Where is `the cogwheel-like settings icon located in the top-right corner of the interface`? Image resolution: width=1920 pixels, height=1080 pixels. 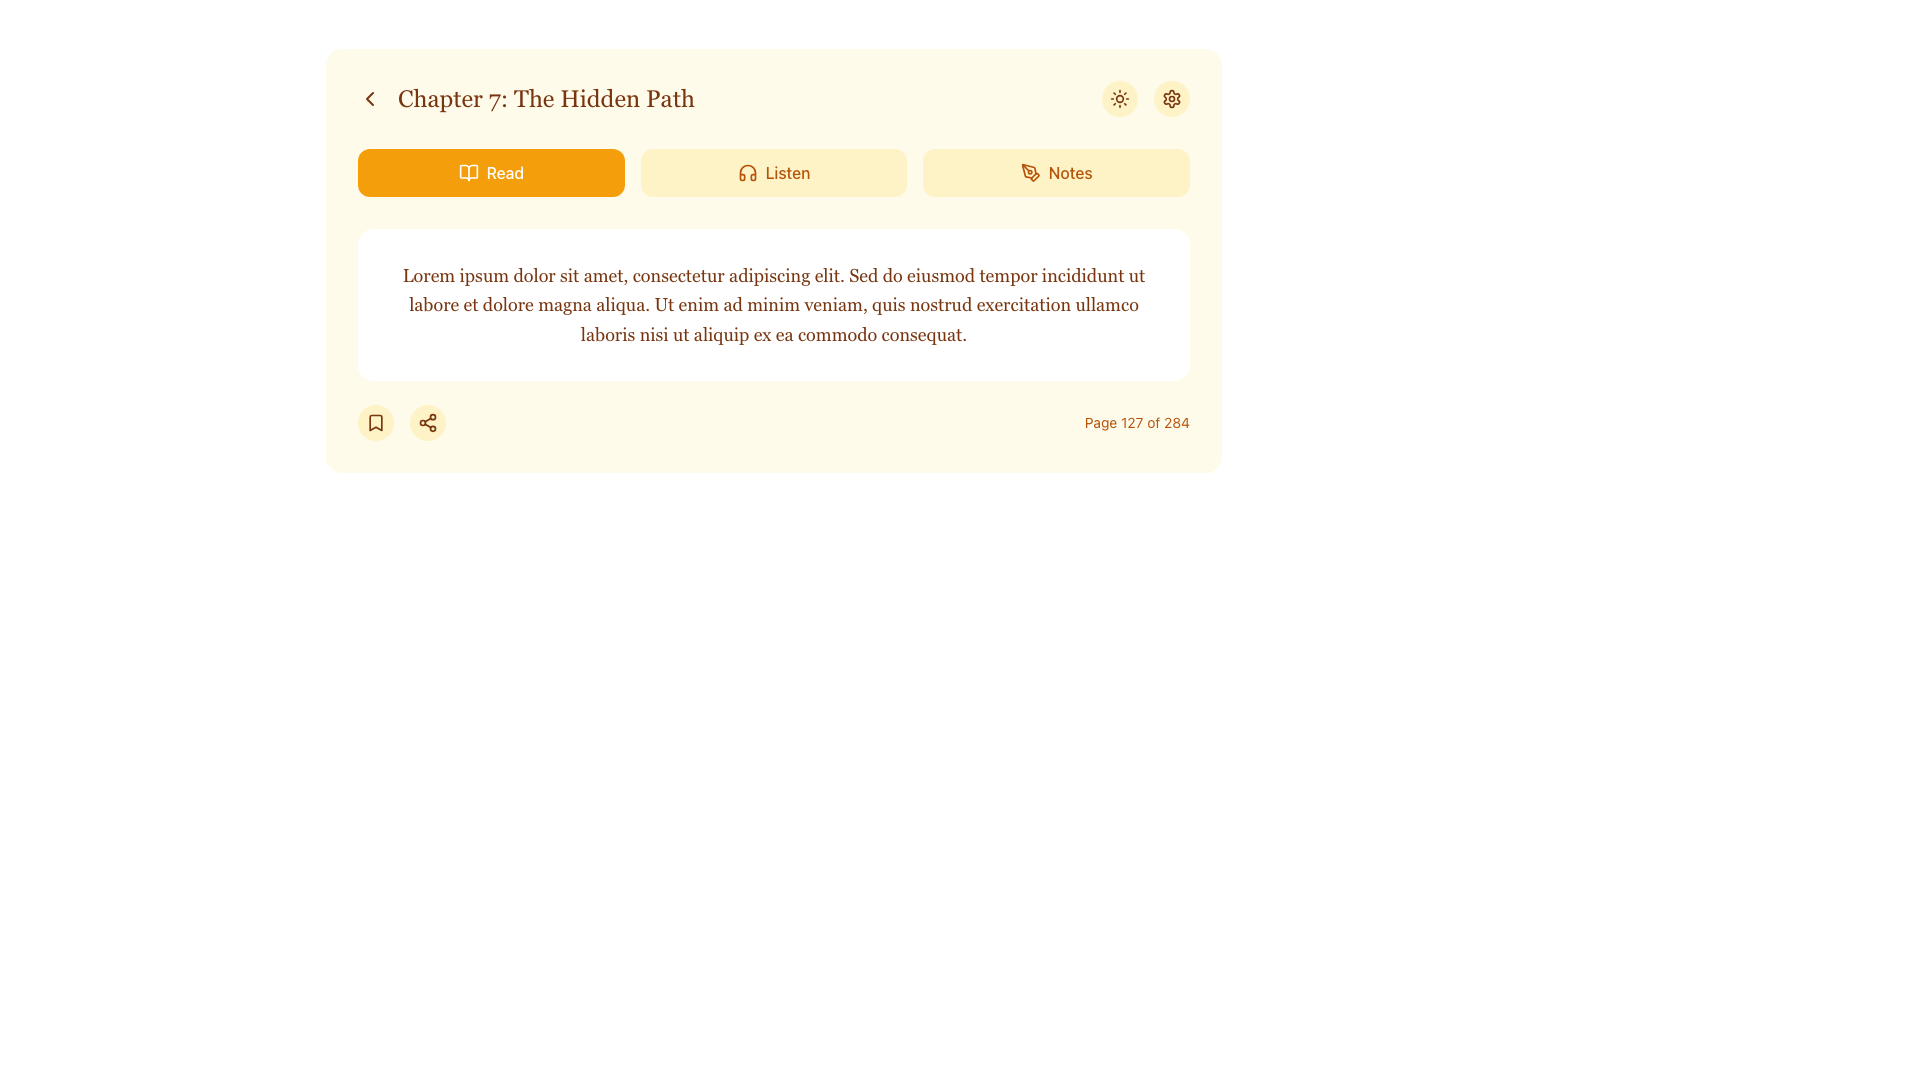
the cogwheel-like settings icon located in the top-right corner of the interface is located at coordinates (1171, 99).